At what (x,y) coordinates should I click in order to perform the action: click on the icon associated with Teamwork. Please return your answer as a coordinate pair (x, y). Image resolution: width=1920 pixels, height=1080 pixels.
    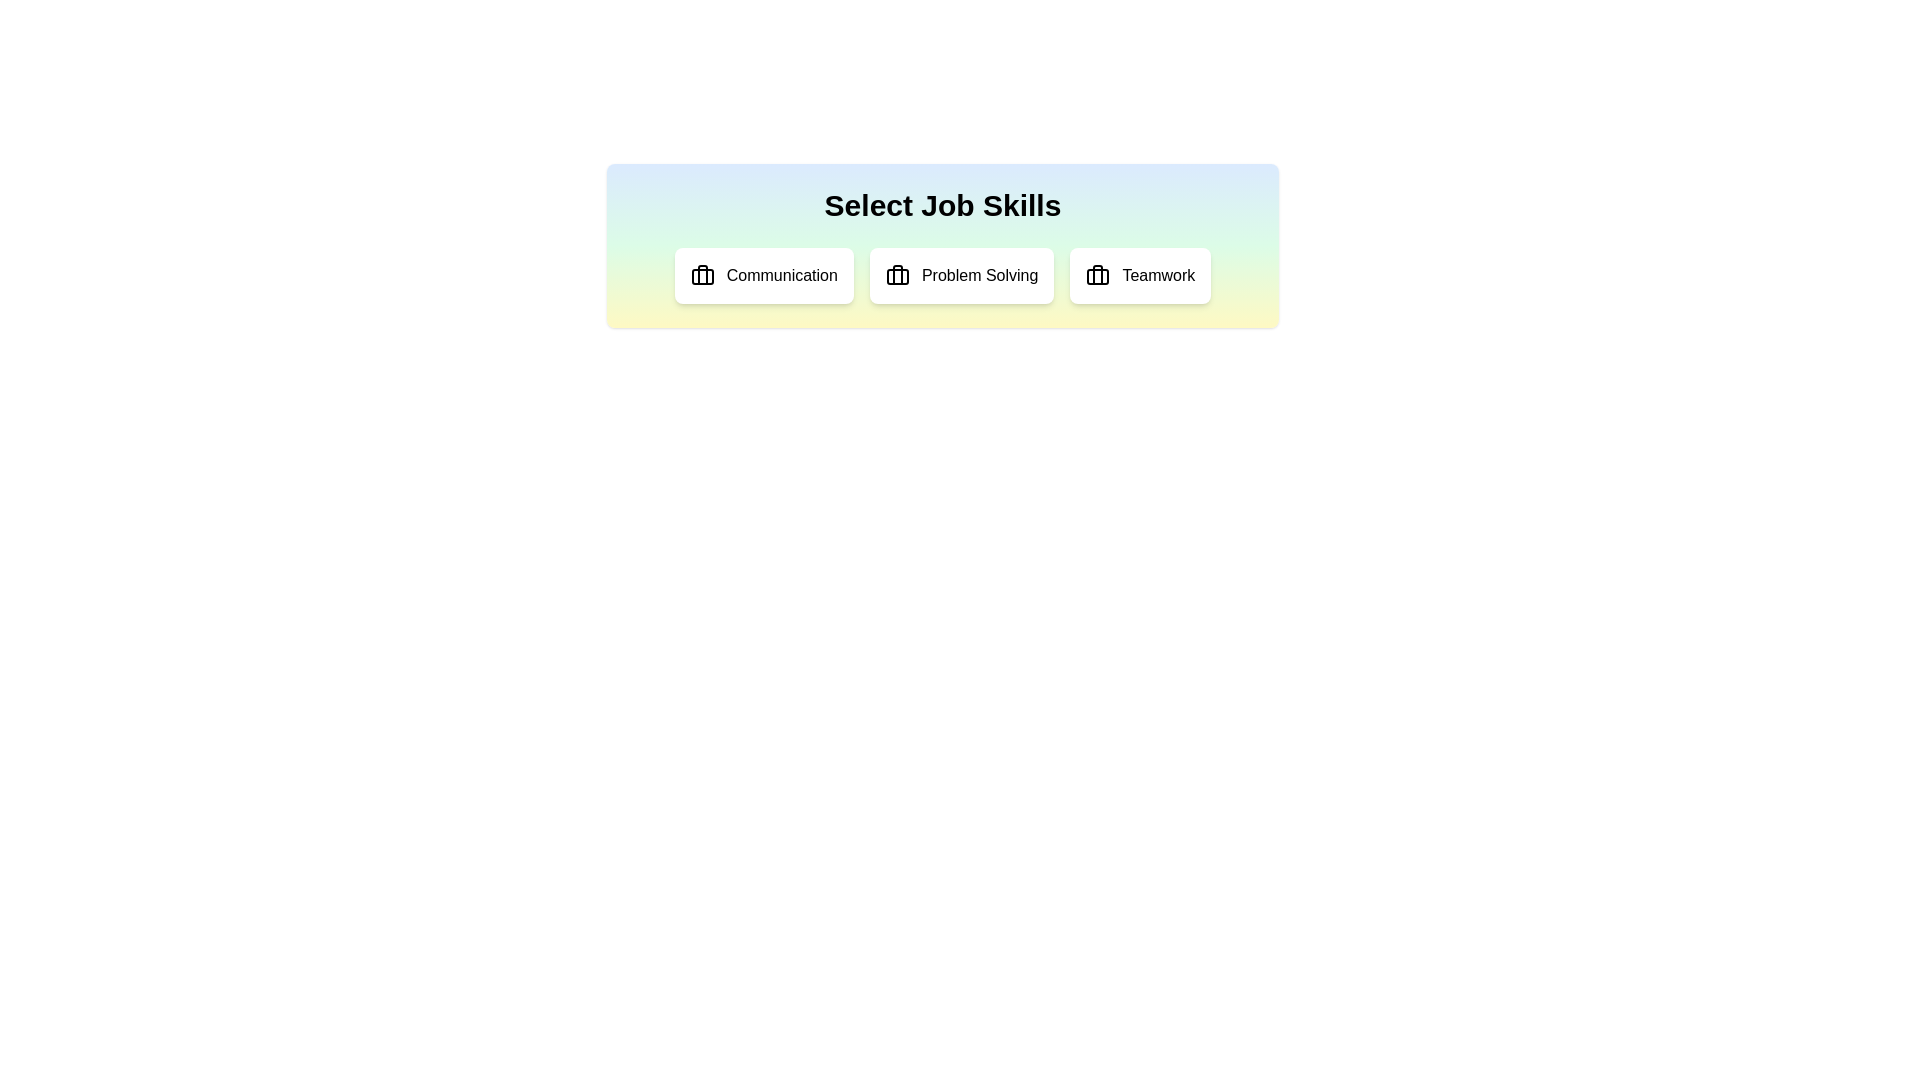
    Looking at the image, I should click on (1097, 276).